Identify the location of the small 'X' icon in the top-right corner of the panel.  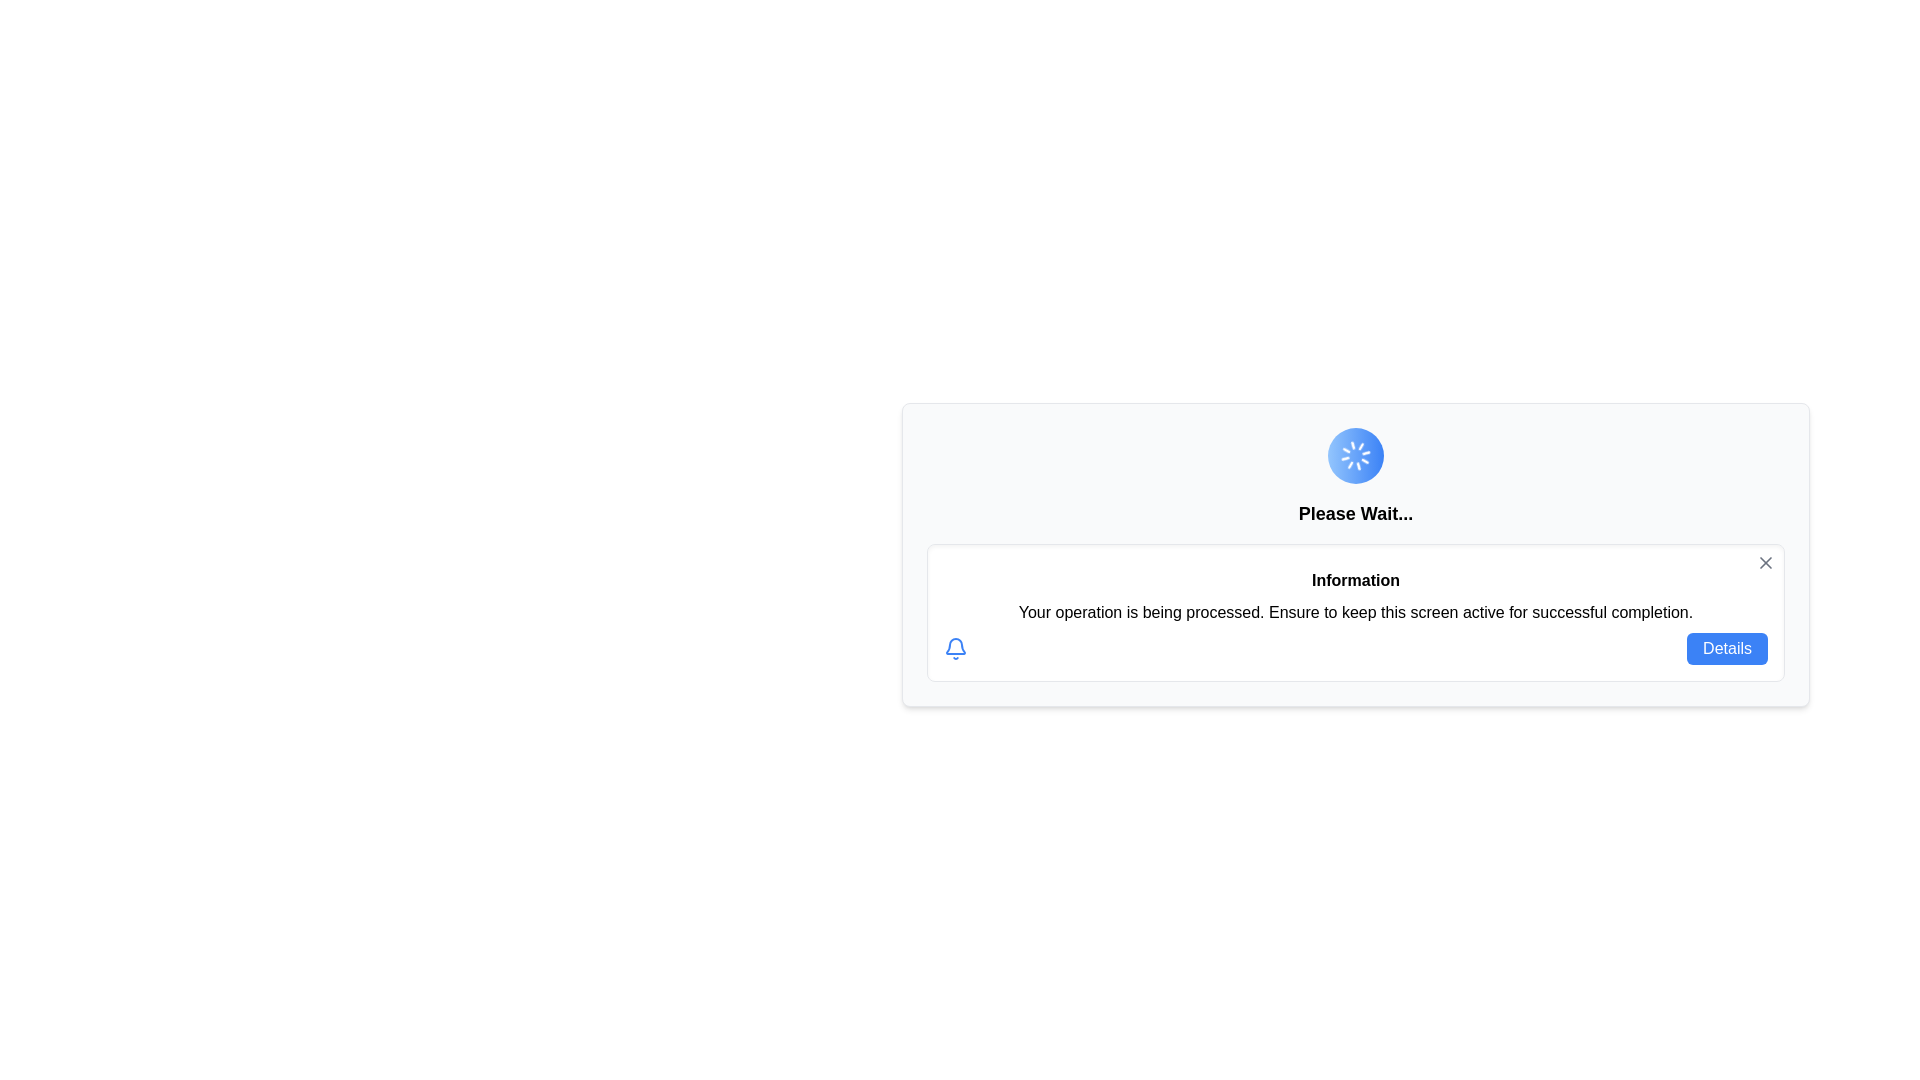
(1766, 563).